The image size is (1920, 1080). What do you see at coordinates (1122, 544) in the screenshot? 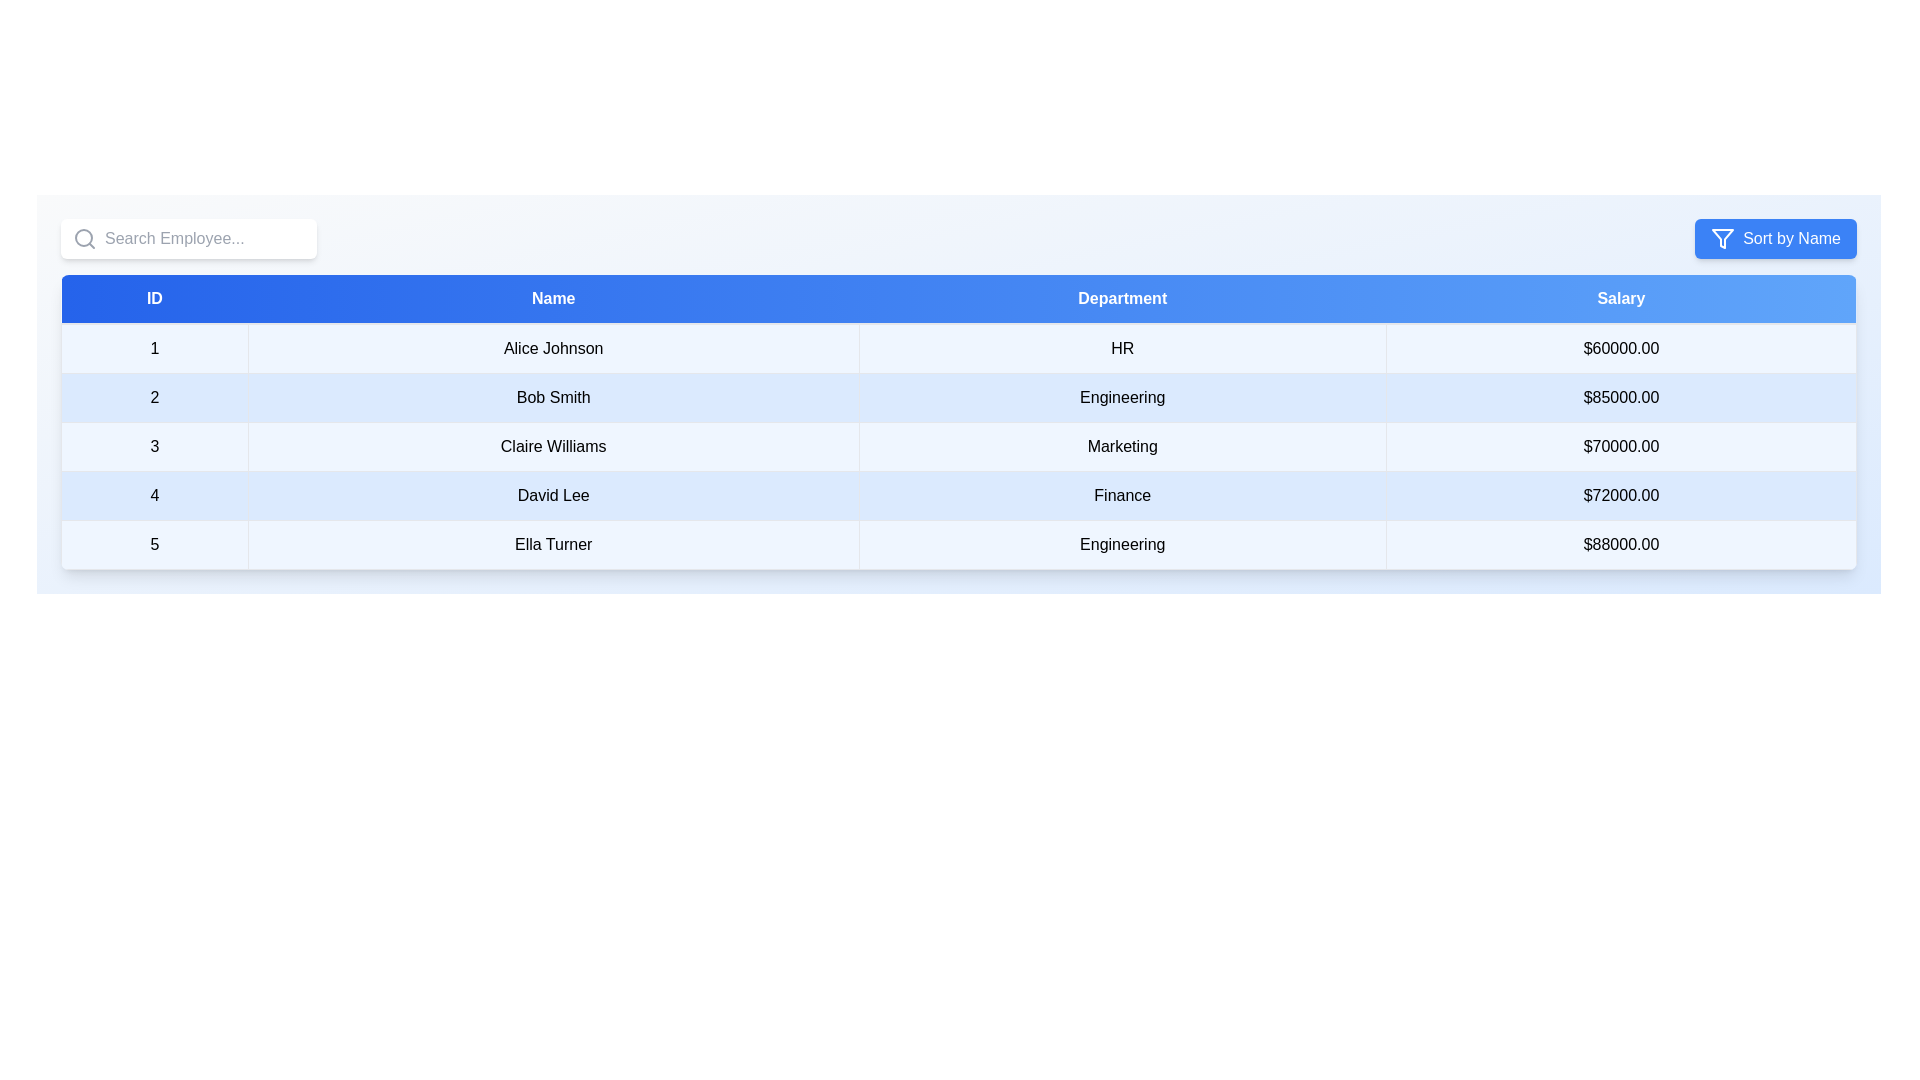
I see `the static text label displaying the department name for employee Ella Turner, located in the last row of the employee data table in the 'Department' column` at bounding box center [1122, 544].